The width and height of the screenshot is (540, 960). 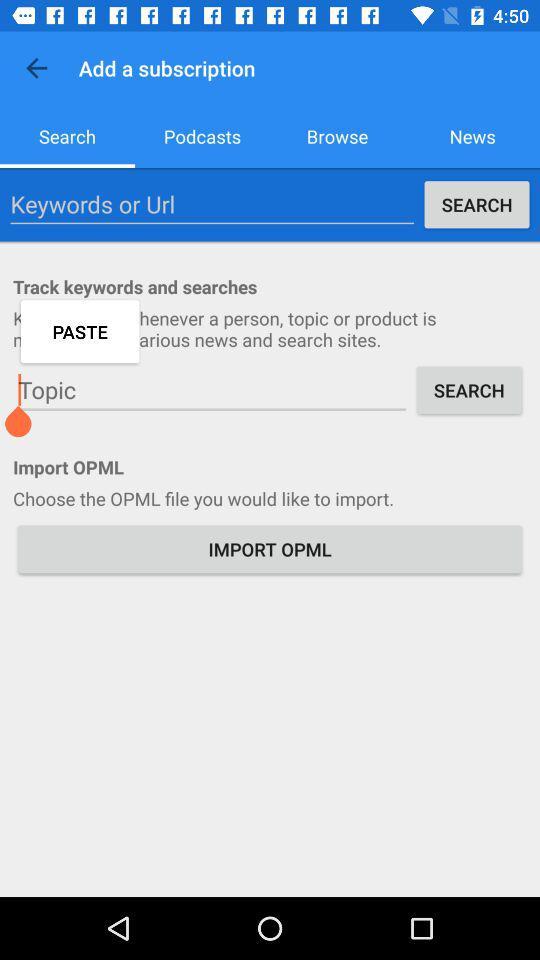 I want to click on item below the add a subscription, so click(x=202, y=135).